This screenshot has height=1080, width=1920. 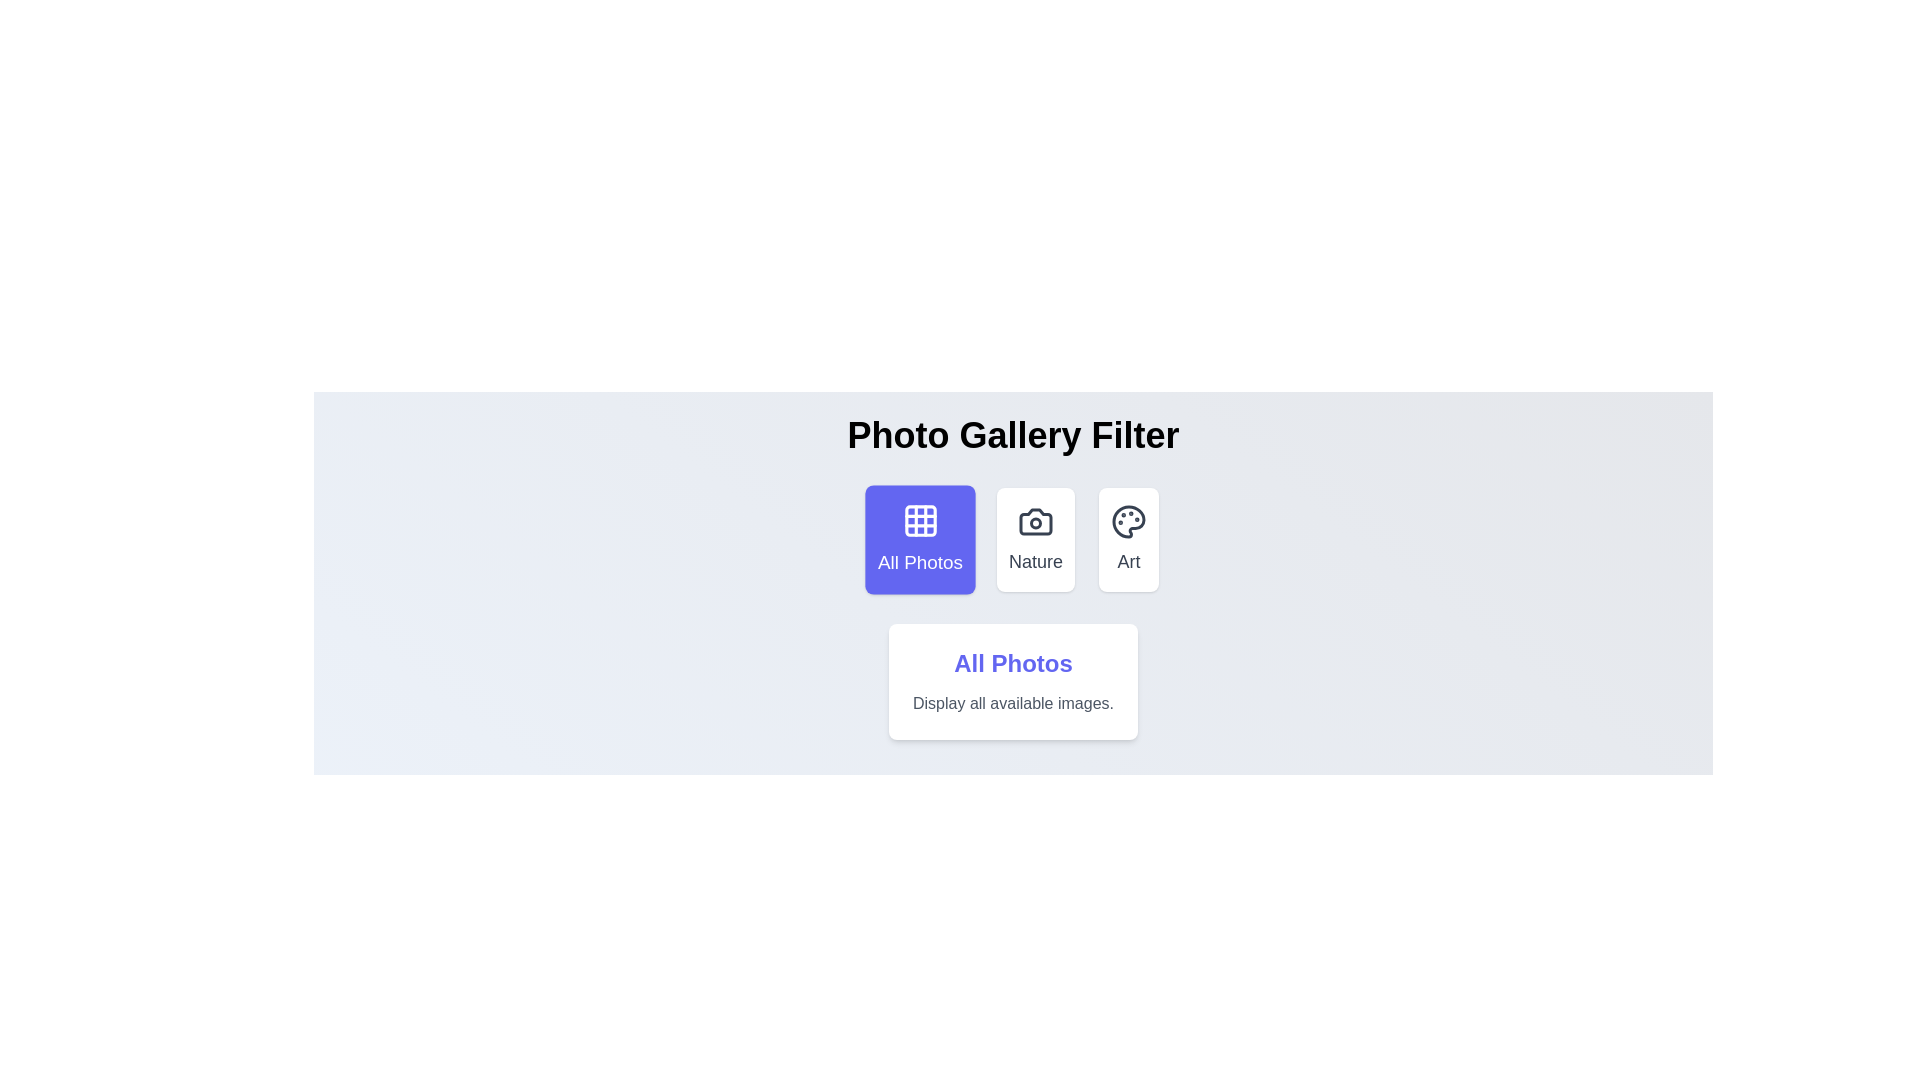 I want to click on the filter button labeled 'Art' to select the corresponding filter, so click(x=1128, y=540).